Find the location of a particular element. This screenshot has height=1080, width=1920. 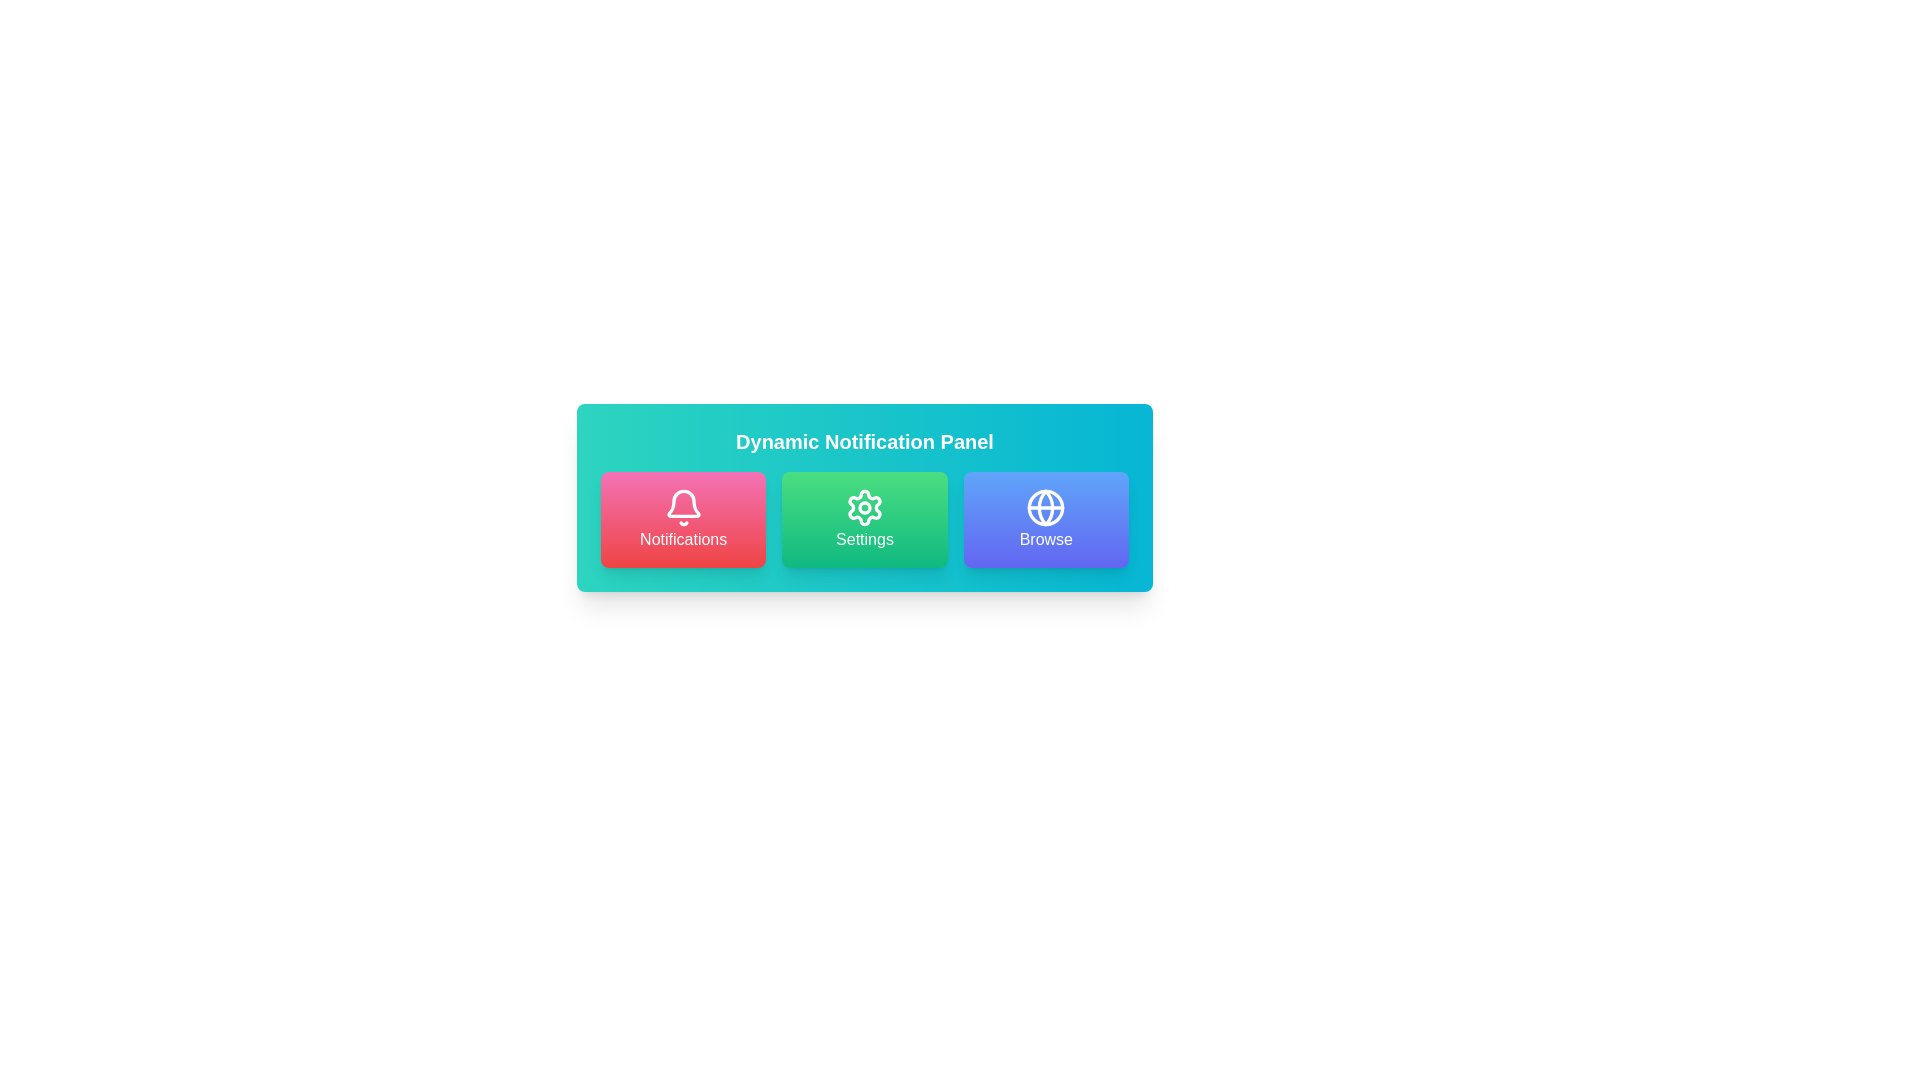

the static text element that displays the section title, which is styled and centered horizontally above the buttons labeled 'Notifications', 'Settings', and 'Browse' is located at coordinates (864, 441).